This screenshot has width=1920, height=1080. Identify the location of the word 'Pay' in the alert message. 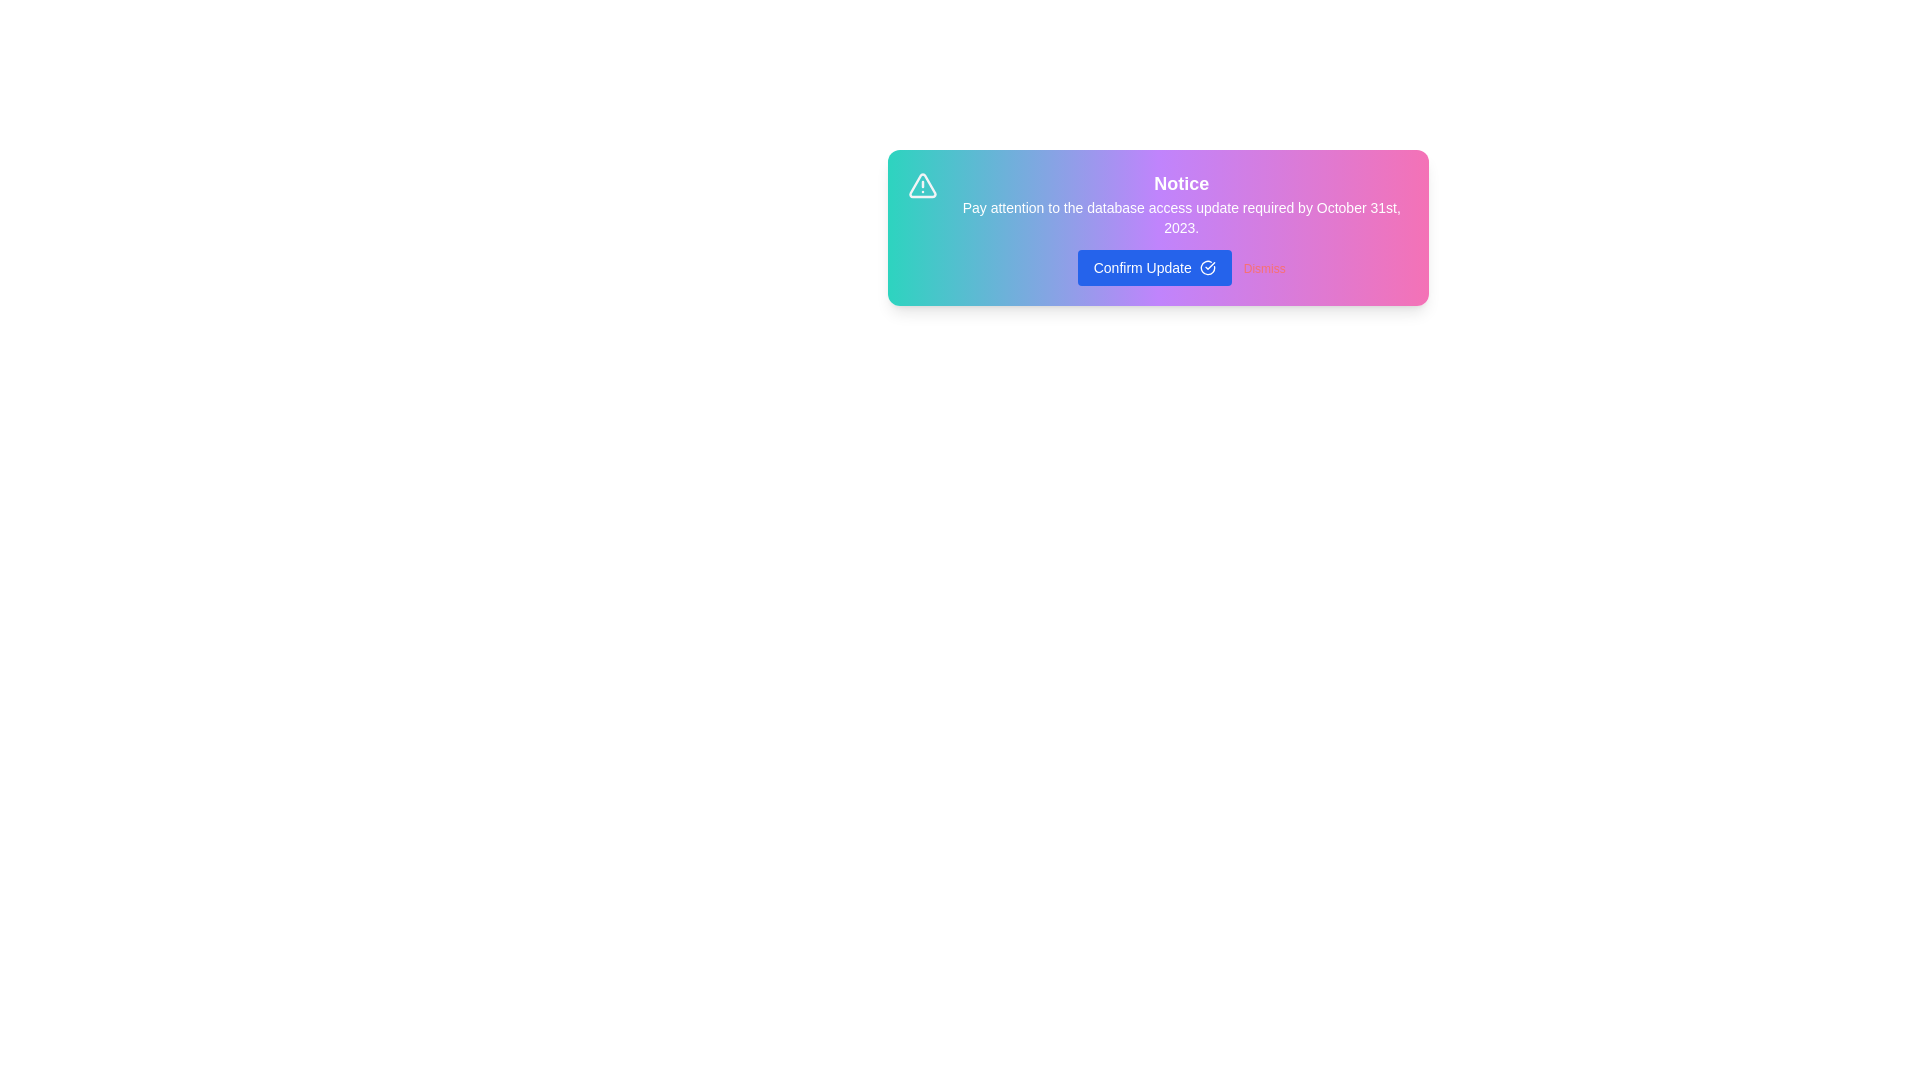
(960, 200).